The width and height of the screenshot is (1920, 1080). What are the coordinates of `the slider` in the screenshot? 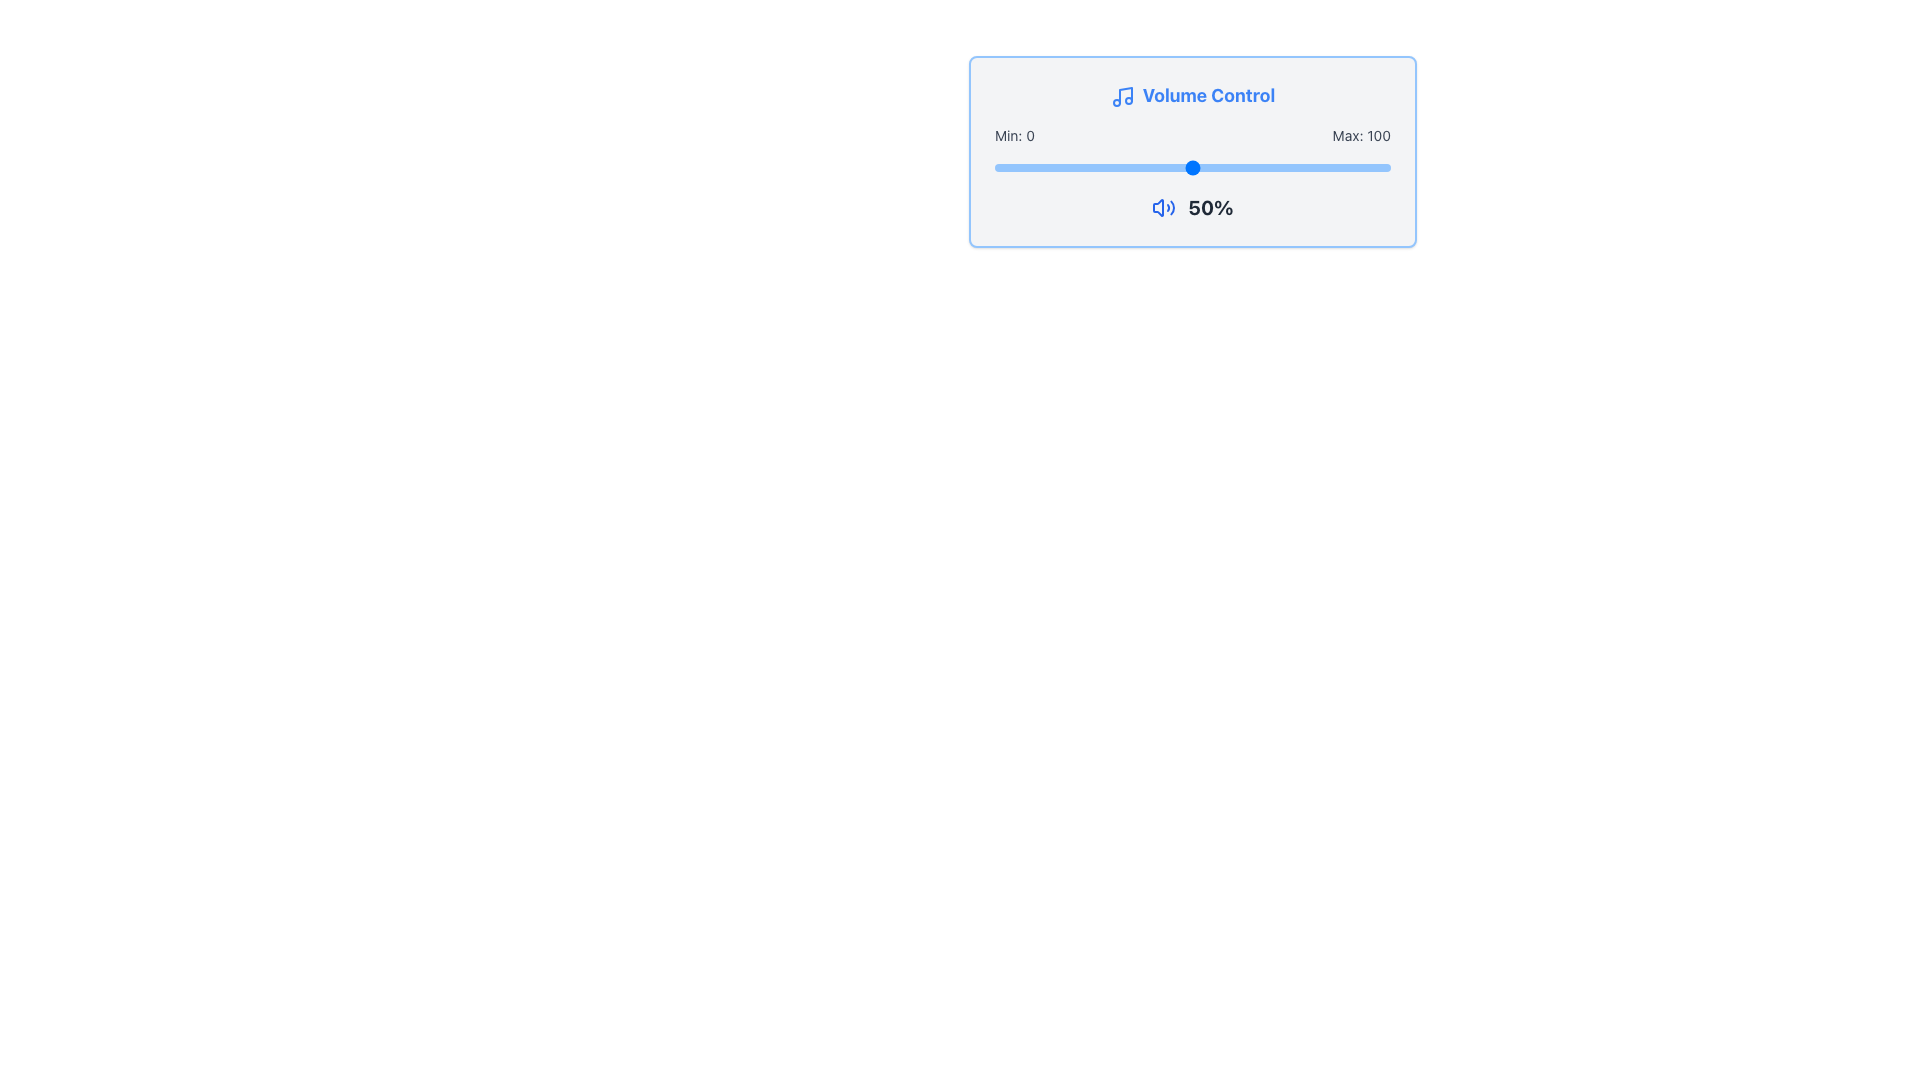 It's located at (1121, 167).